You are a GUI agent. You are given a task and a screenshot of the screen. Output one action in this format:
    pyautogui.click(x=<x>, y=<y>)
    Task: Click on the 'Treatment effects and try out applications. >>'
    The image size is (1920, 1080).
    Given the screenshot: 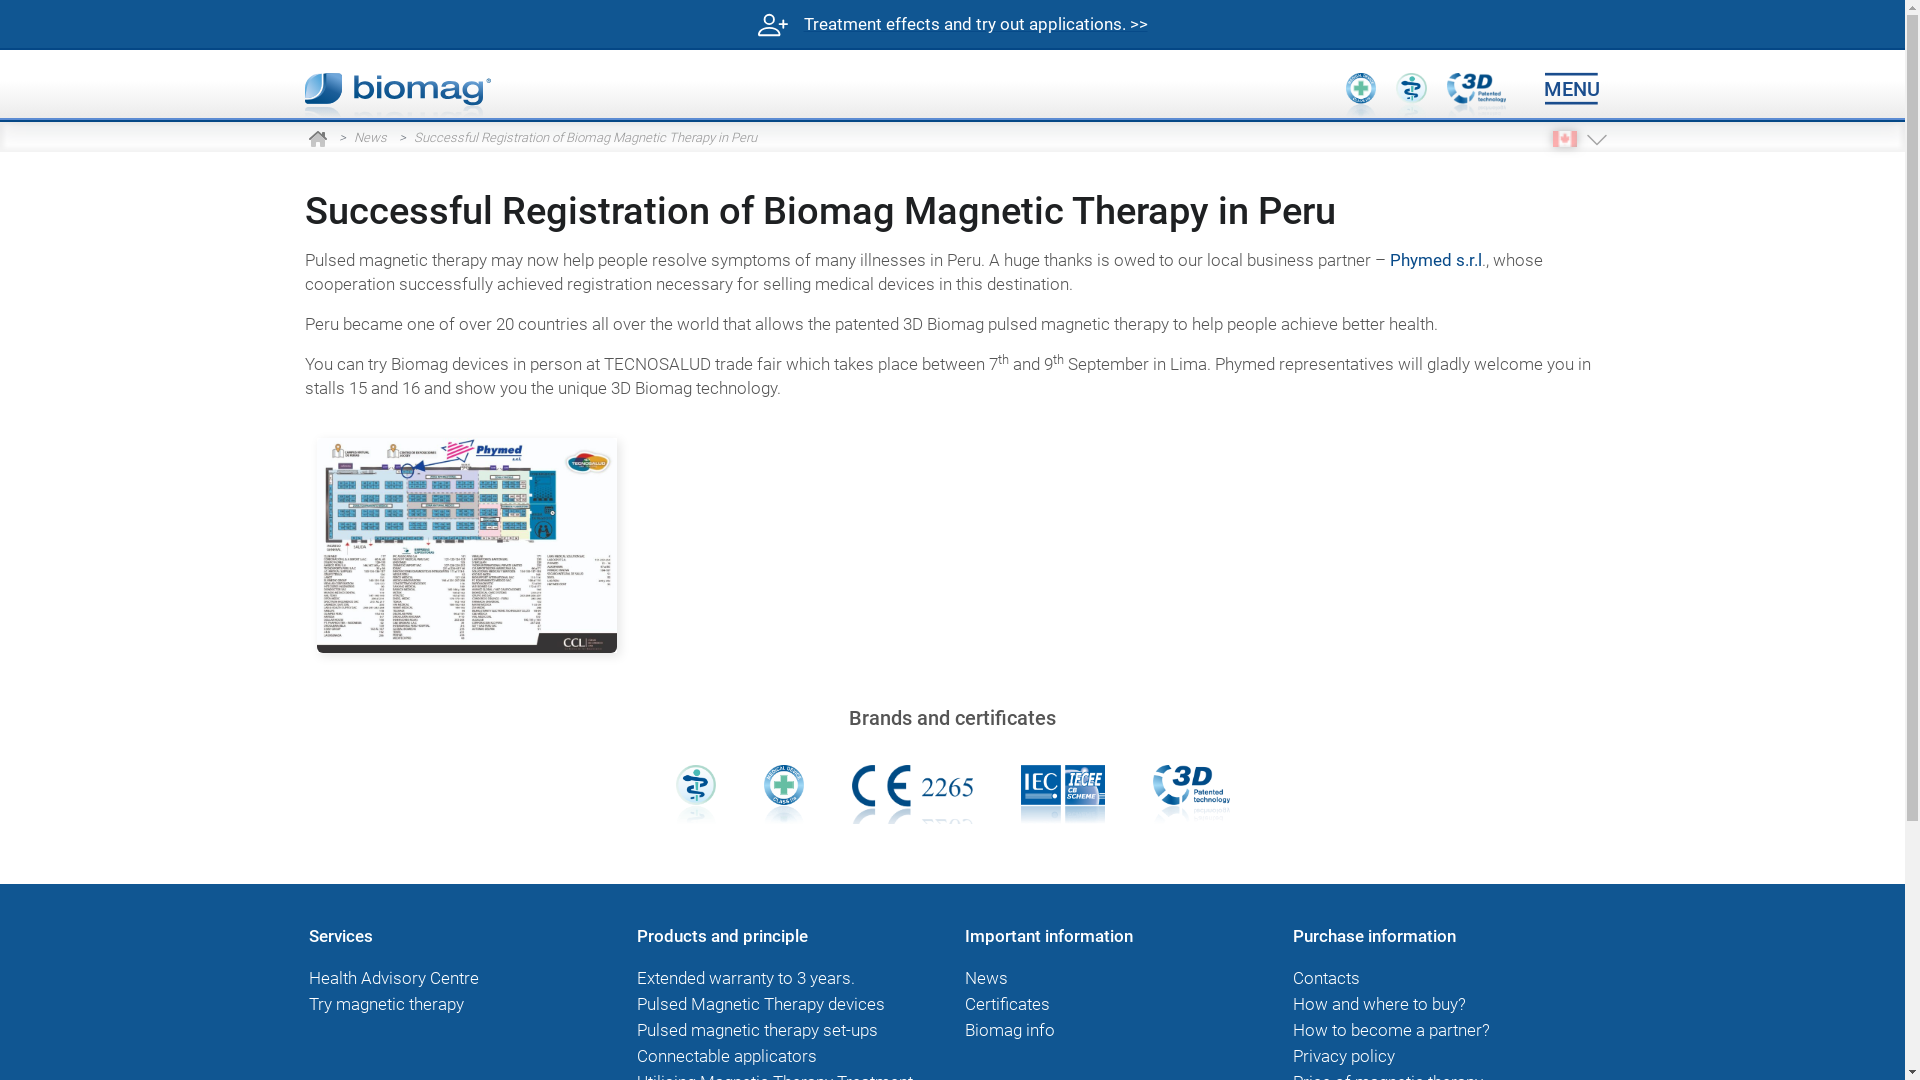 What is the action you would take?
    pyautogui.click(x=951, y=24)
    